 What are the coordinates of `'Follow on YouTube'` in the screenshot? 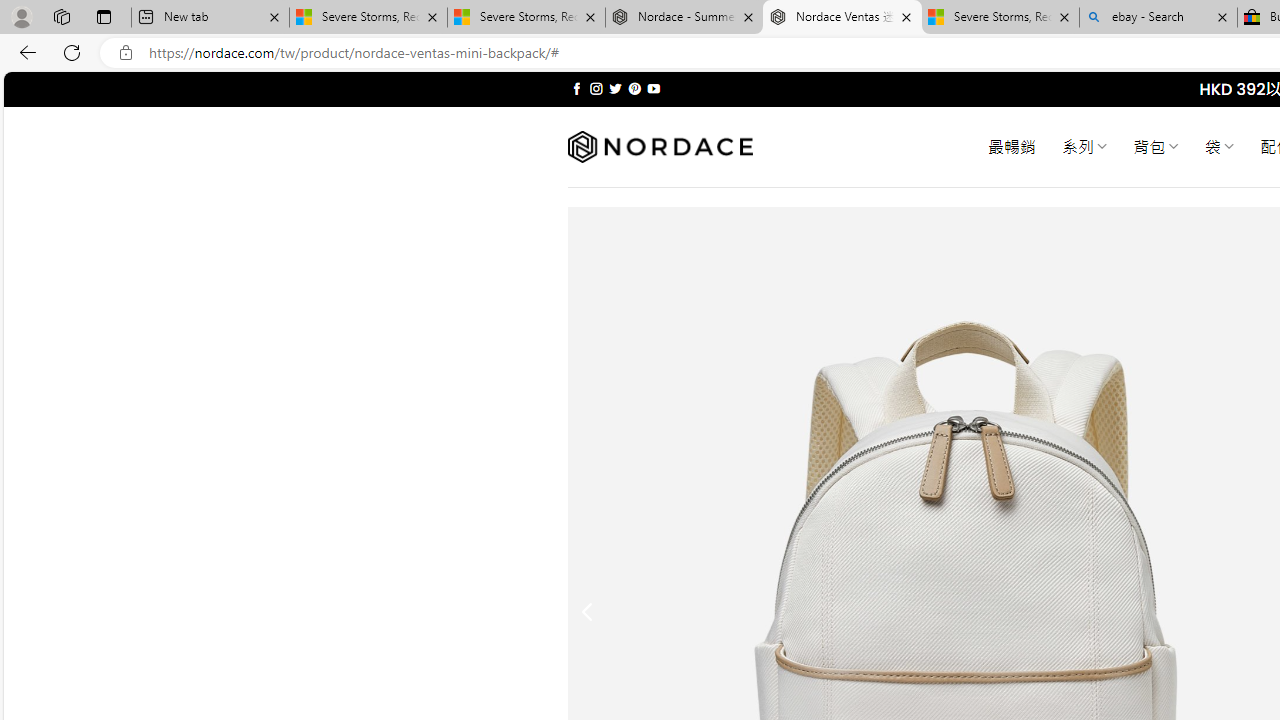 It's located at (653, 88).